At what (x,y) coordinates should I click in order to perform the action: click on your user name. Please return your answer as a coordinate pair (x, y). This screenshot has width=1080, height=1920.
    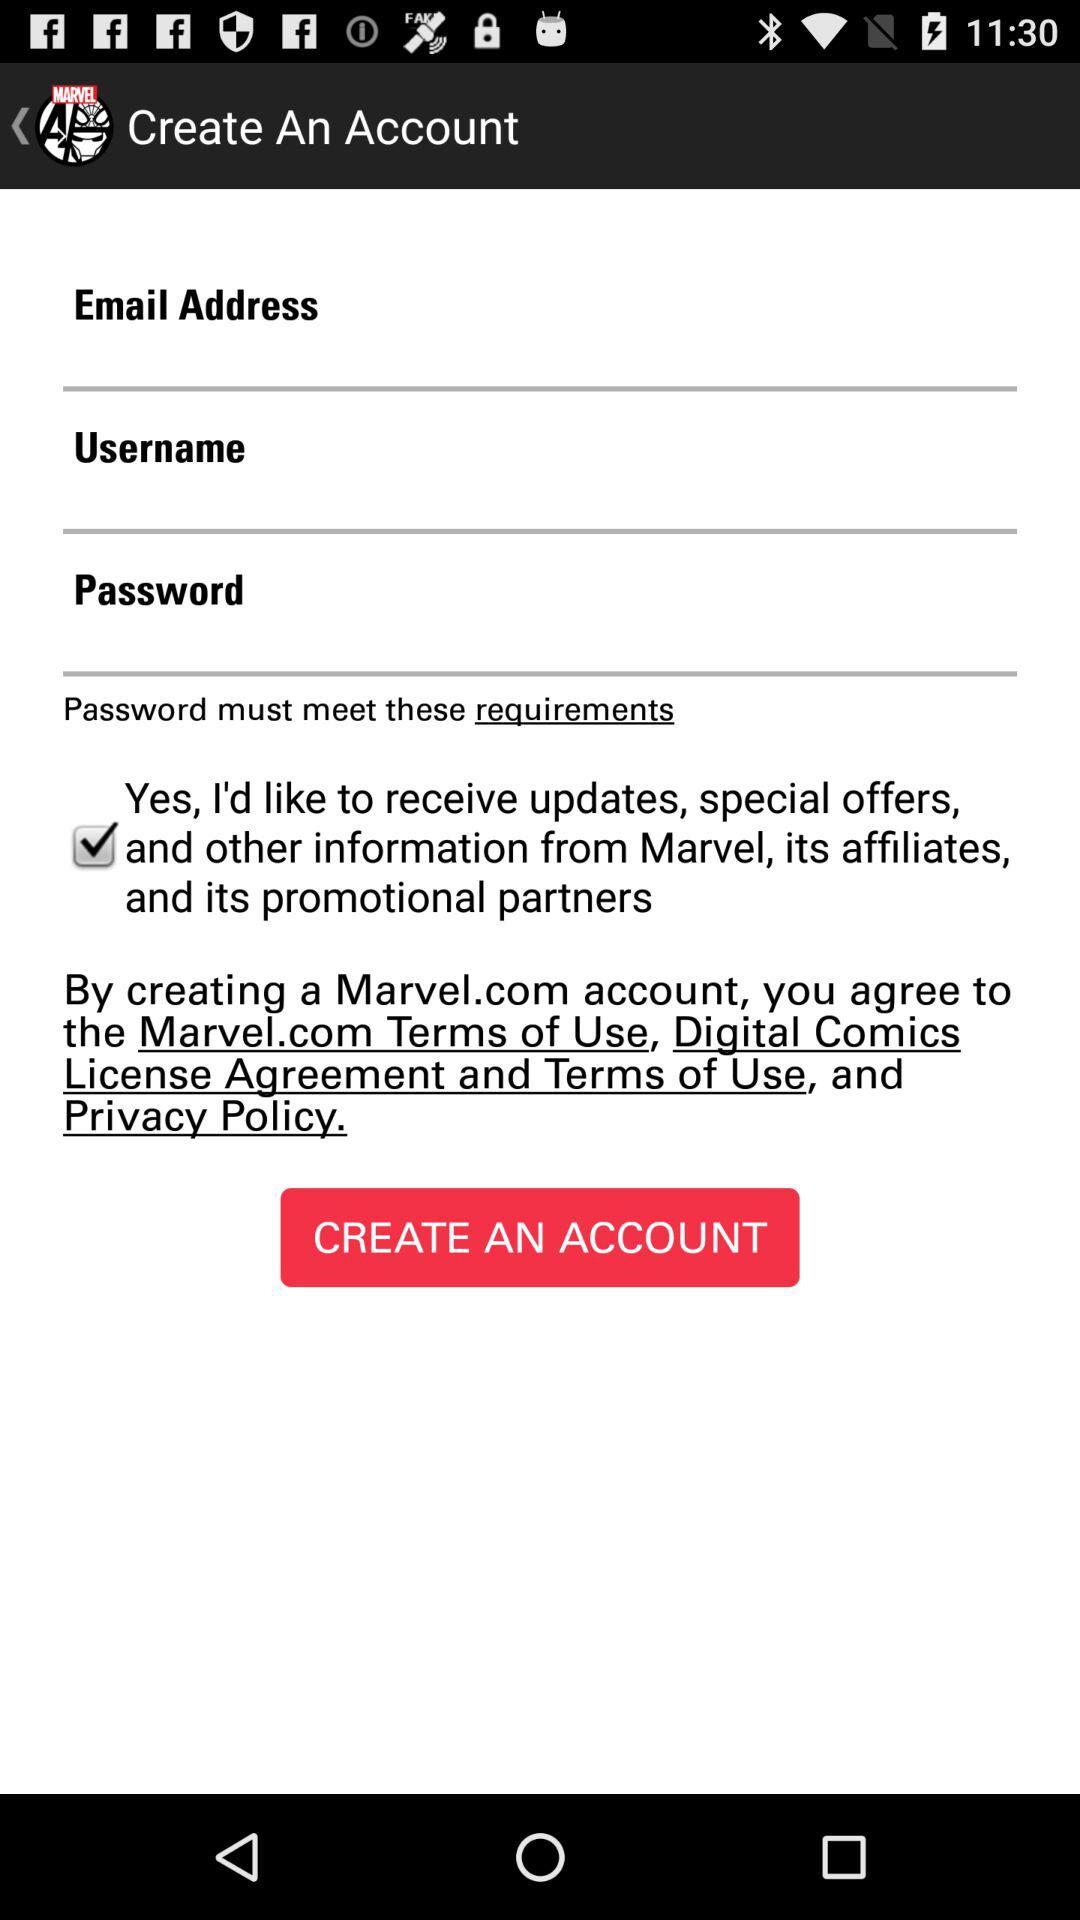
    Looking at the image, I should click on (540, 503).